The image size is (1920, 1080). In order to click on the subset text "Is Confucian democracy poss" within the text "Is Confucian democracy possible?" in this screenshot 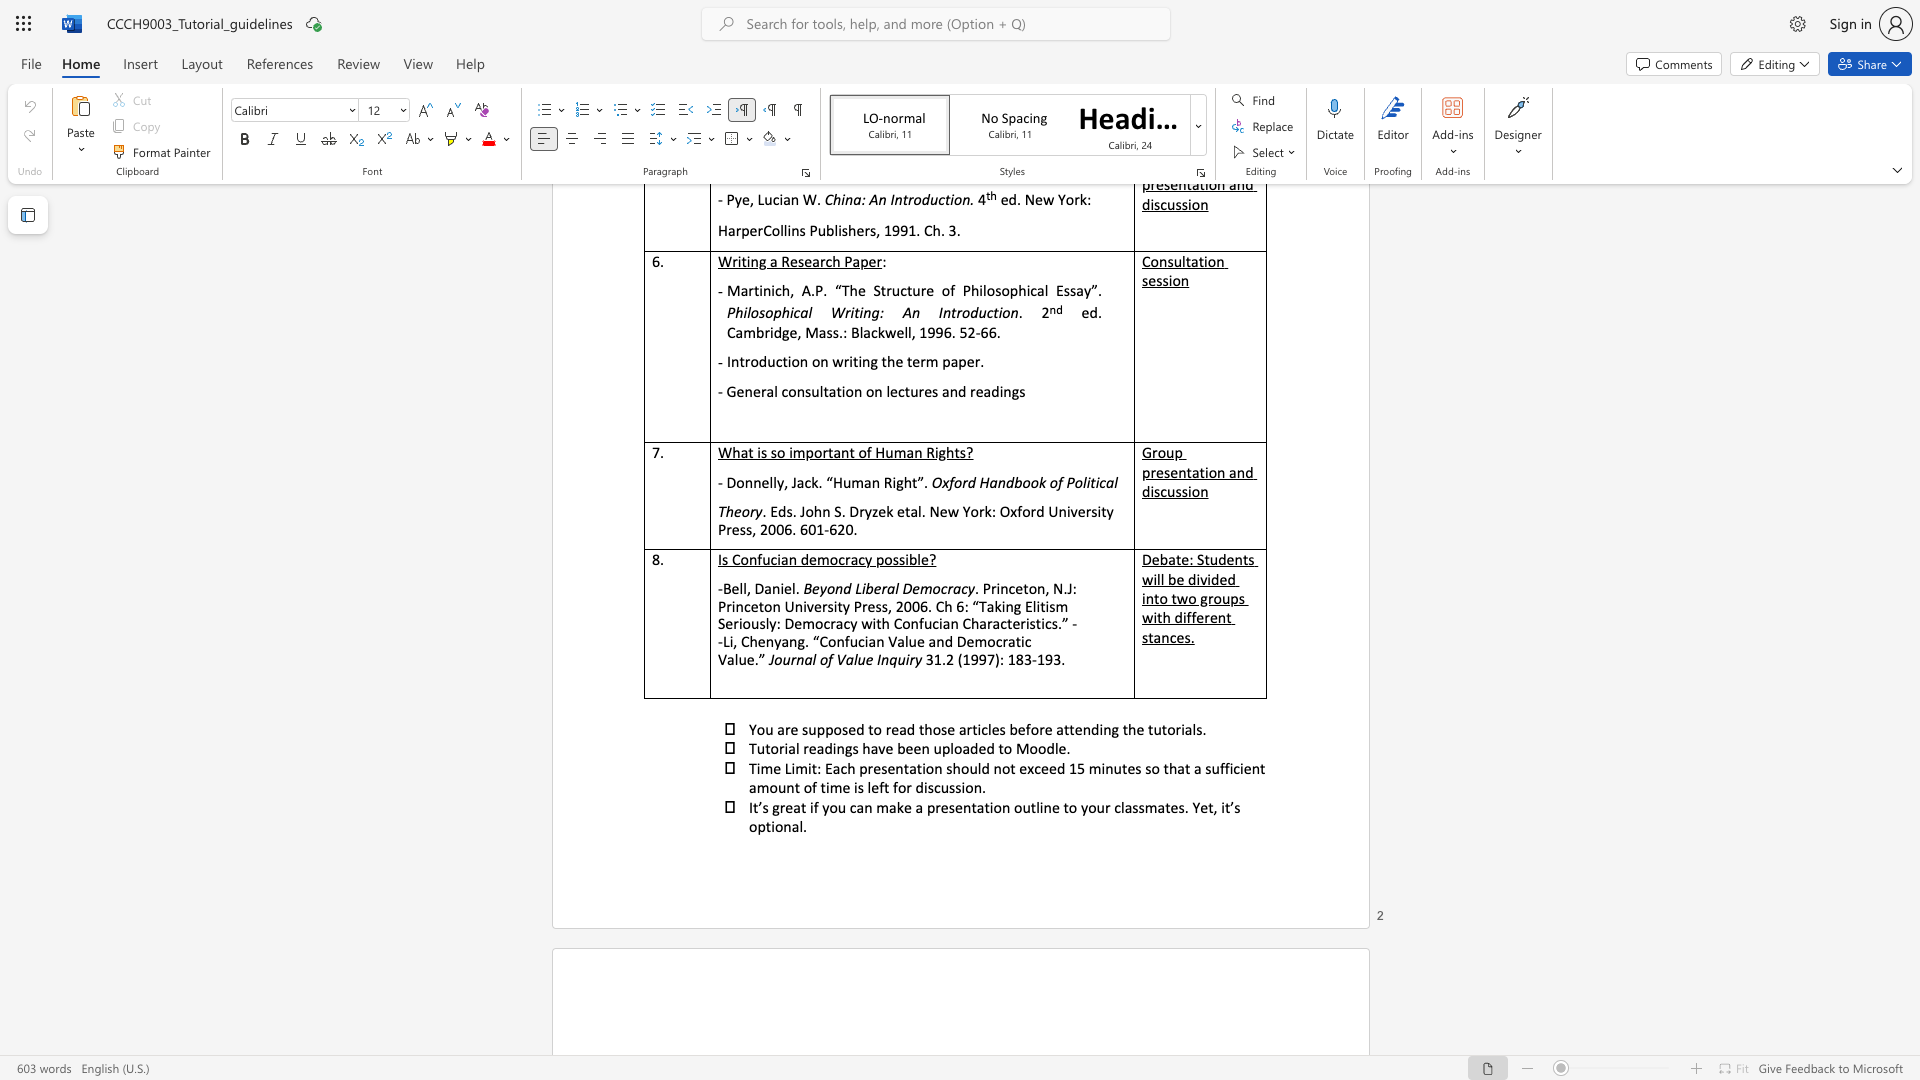, I will do `click(718, 559)`.